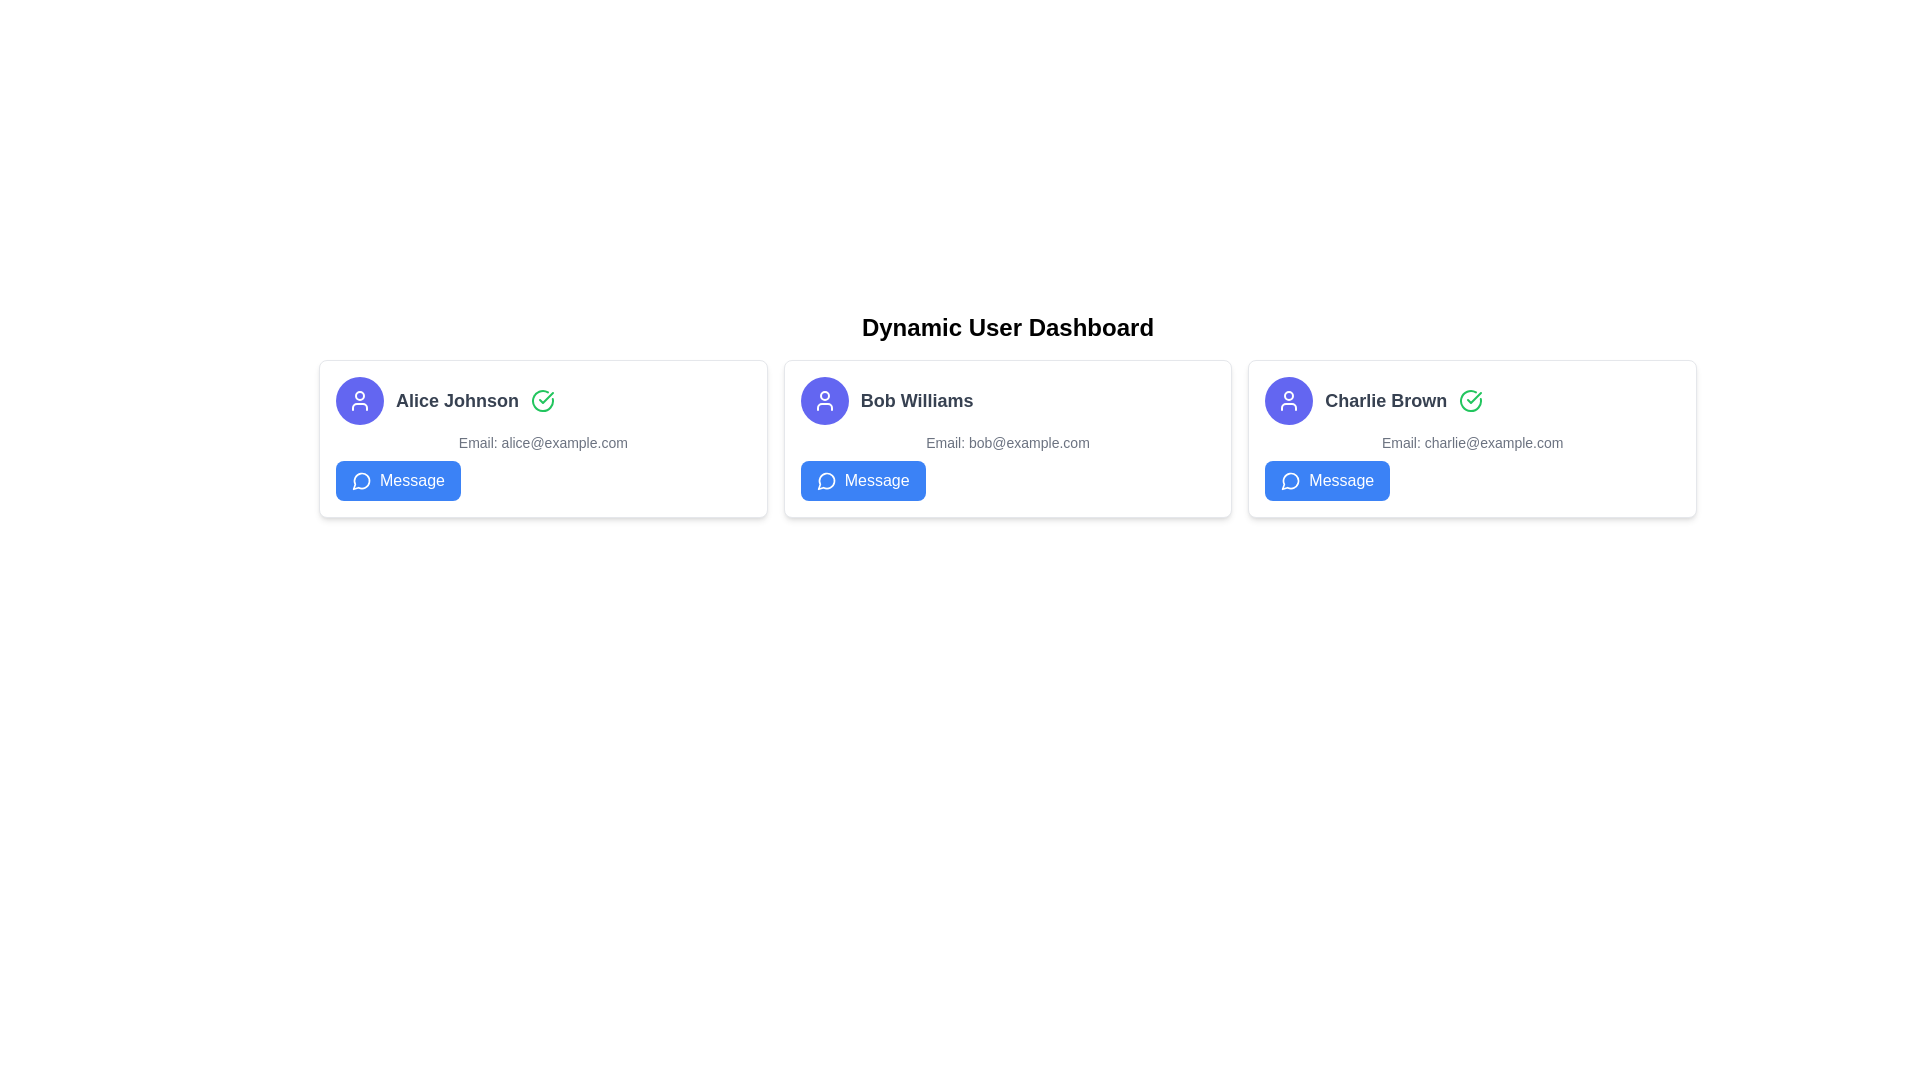  What do you see at coordinates (1289, 401) in the screenshot?
I see `the circular, indigo-colored profile avatar icon, which is located to the left of the name 'Charlie Brown' and has a white outline of a user figure at its center` at bounding box center [1289, 401].